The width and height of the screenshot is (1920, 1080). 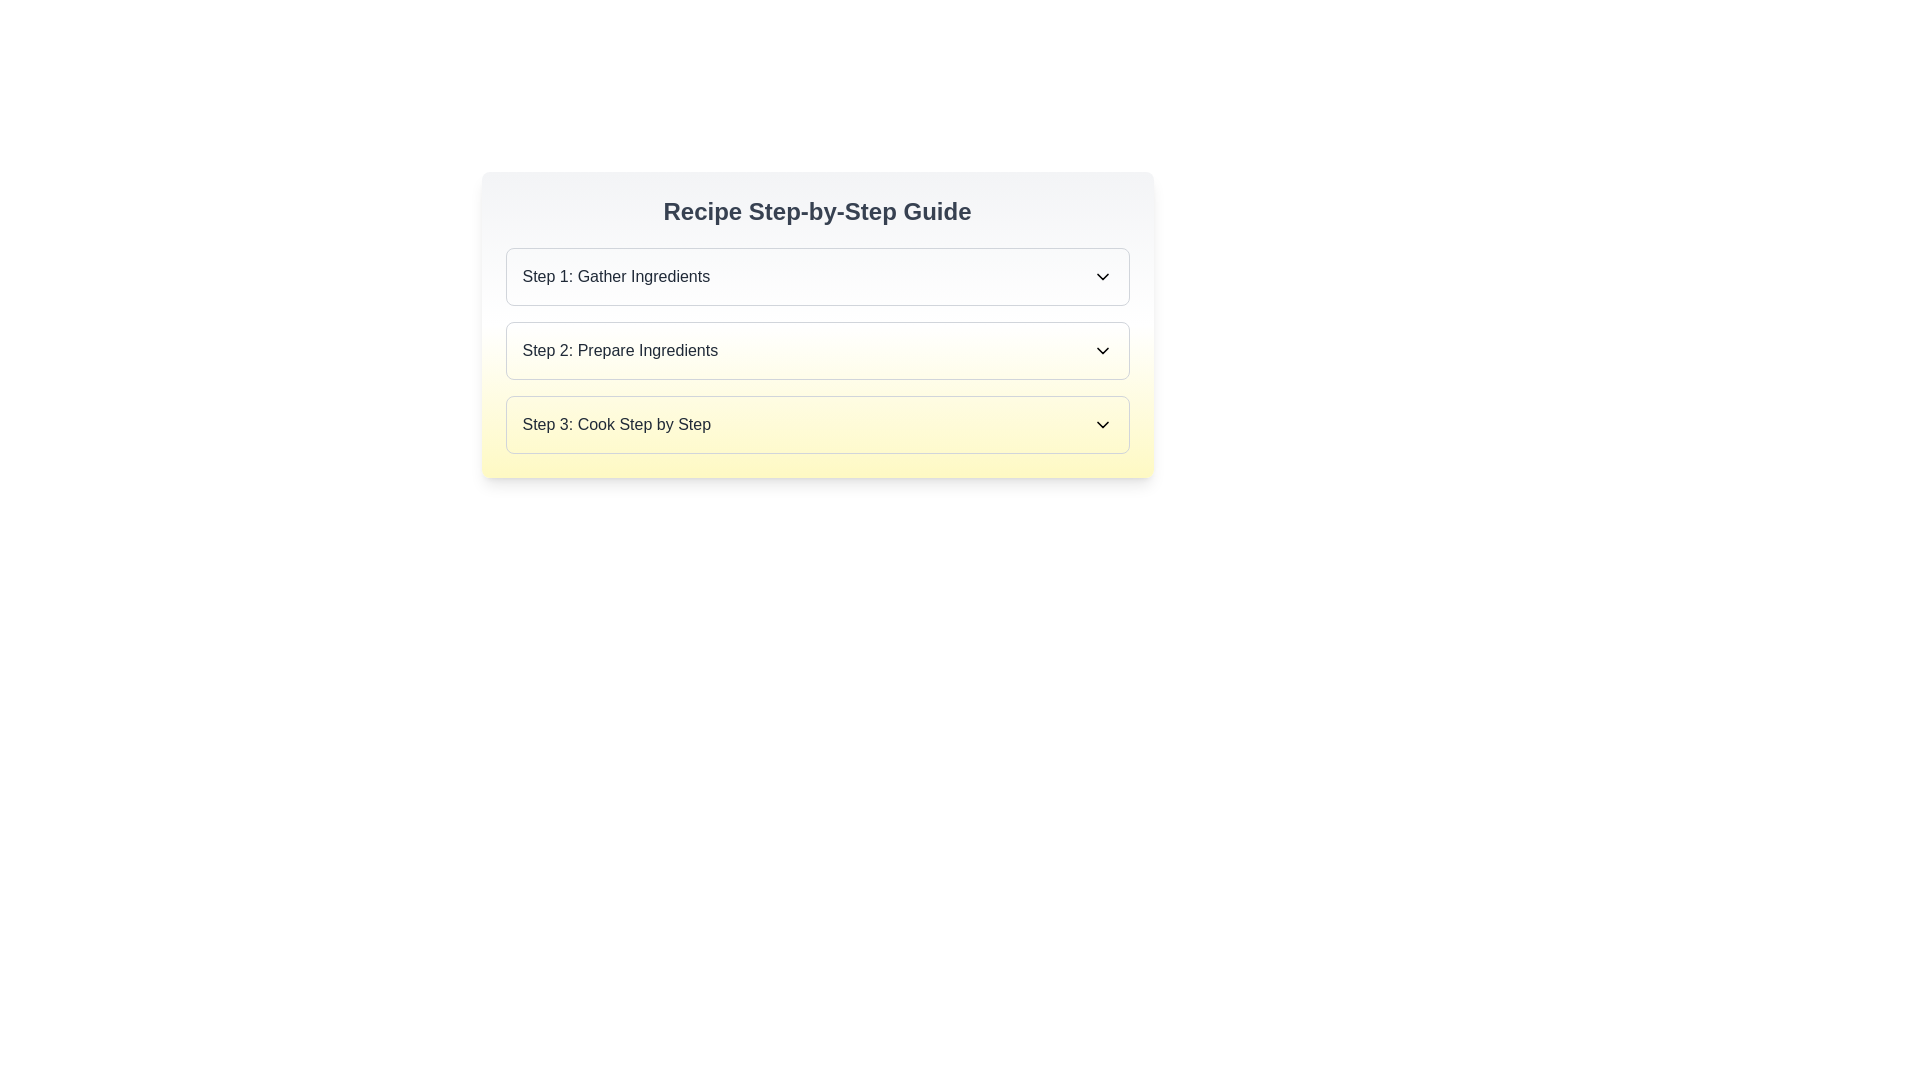 I want to click on the text label header that says 'Step 3: Cook Step by Step', which is styled in bold and appears dark gray on a yellowish background, located in the 'Recipe Step-by-Step Guide' menu structure, so click(x=615, y=423).